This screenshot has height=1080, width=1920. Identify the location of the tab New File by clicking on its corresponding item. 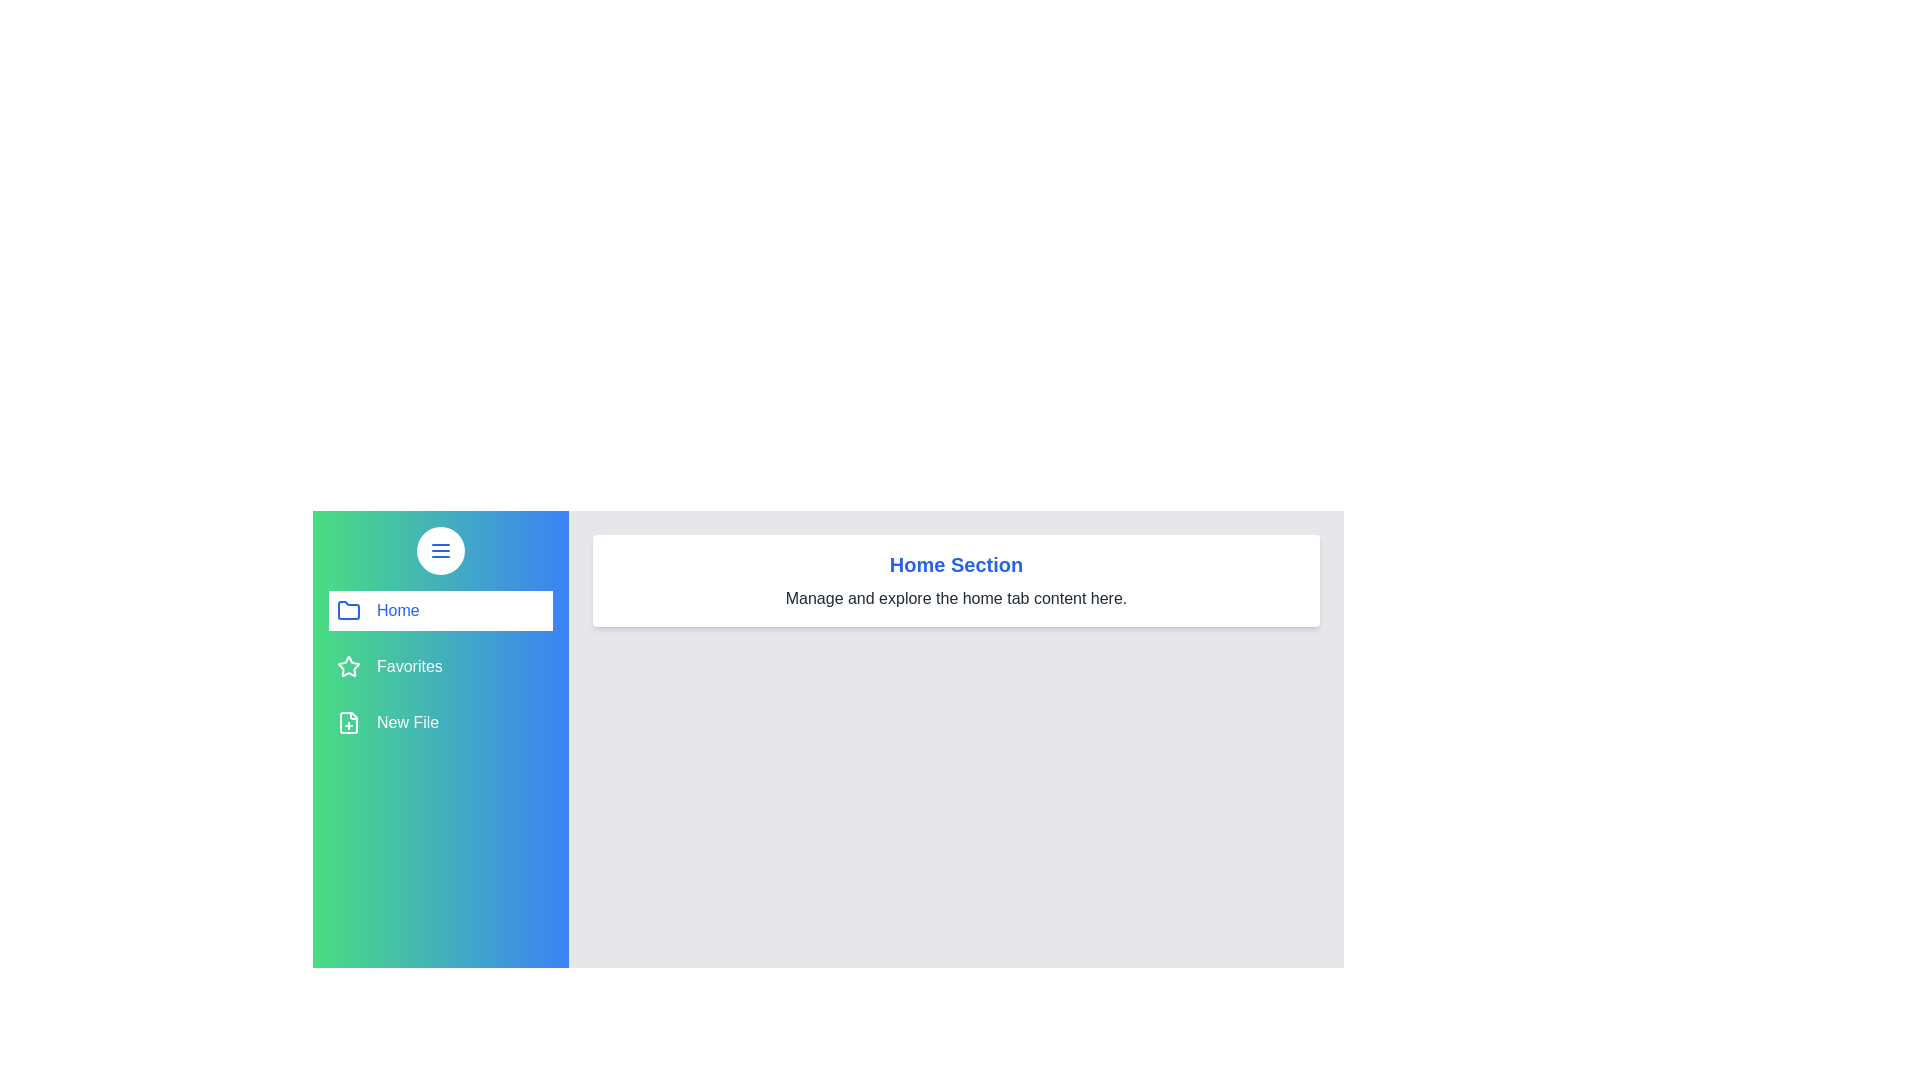
(440, 722).